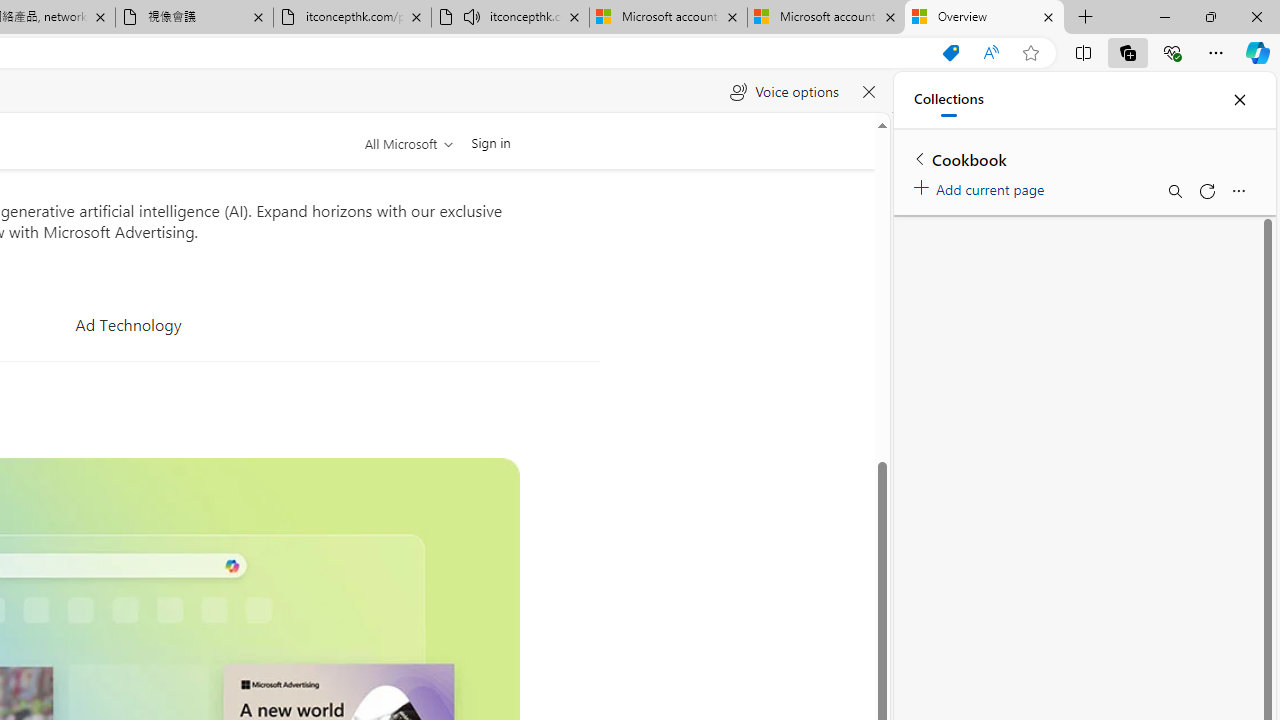 The image size is (1280, 720). I want to click on 'Close read aloud', so click(868, 92).